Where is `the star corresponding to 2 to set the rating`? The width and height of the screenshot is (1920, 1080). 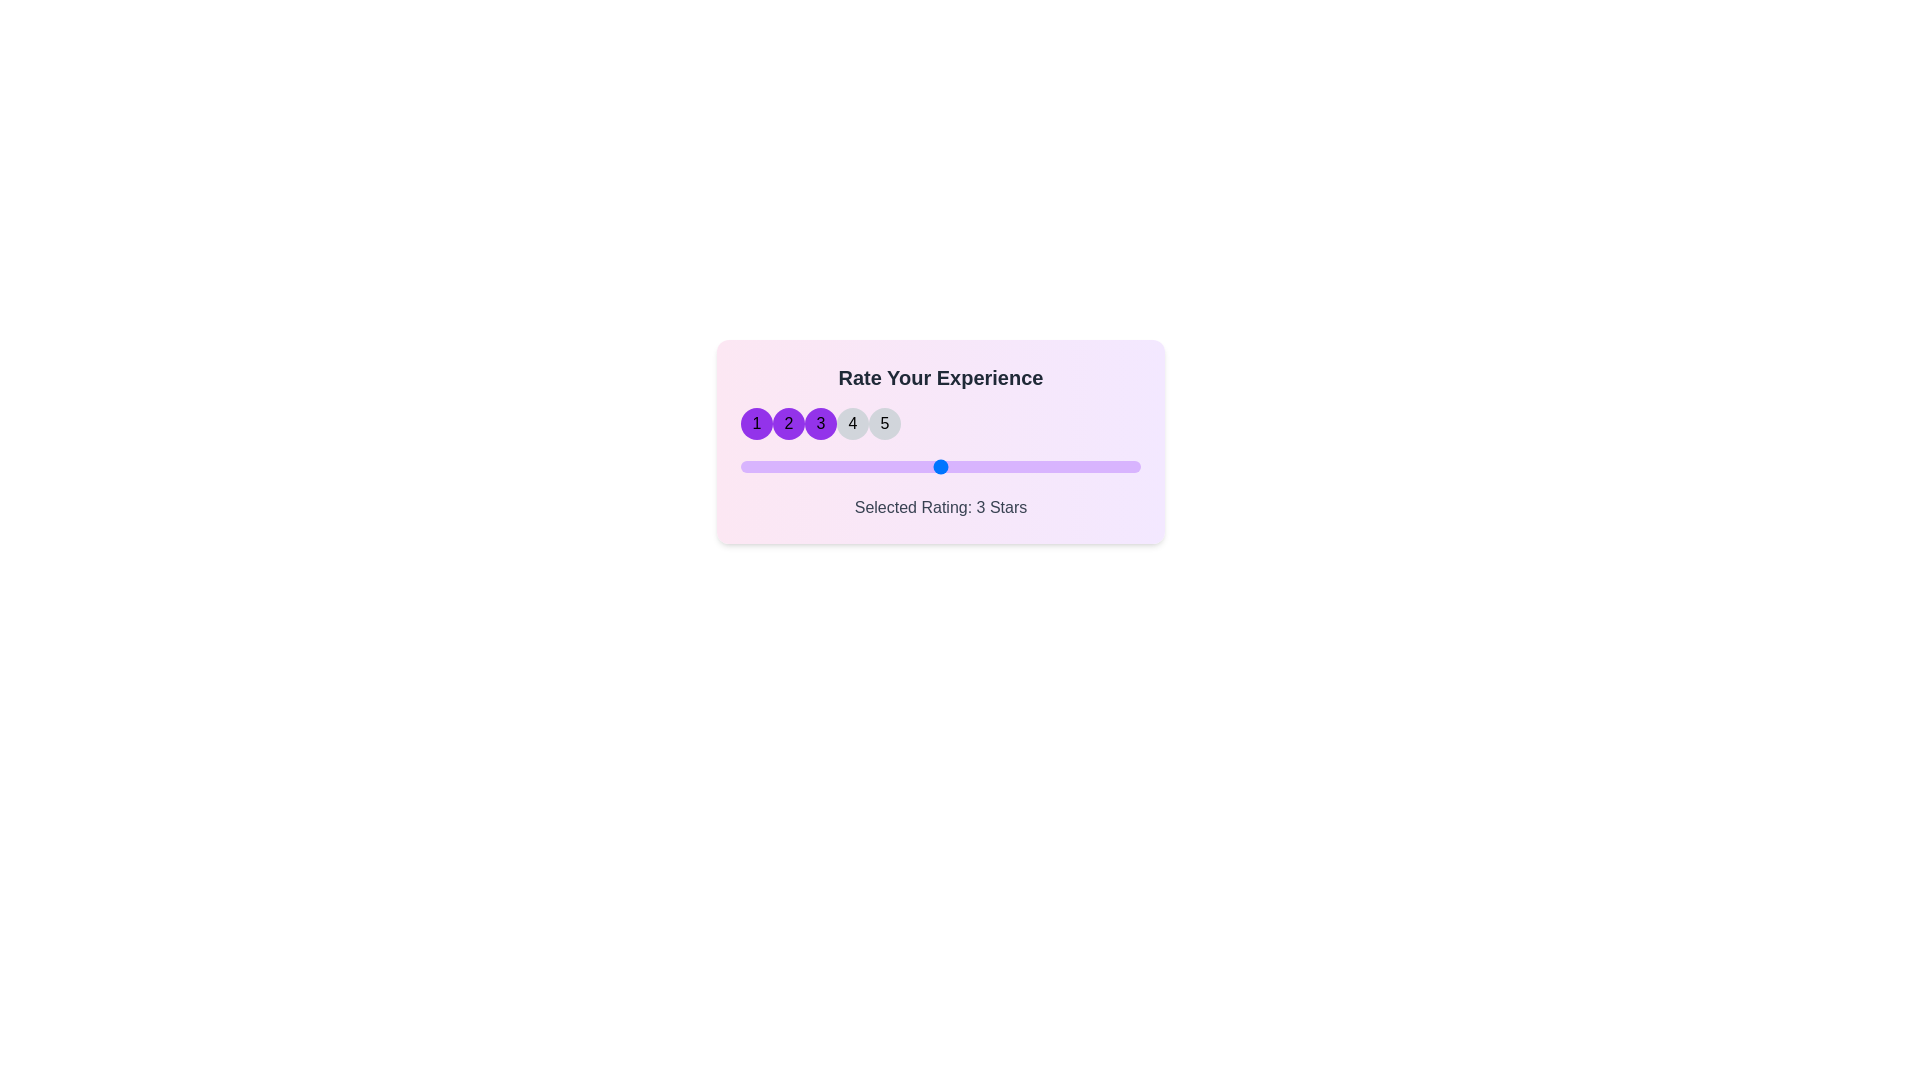 the star corresponding to 2 to set the rating is located at coordinates (787, 423).